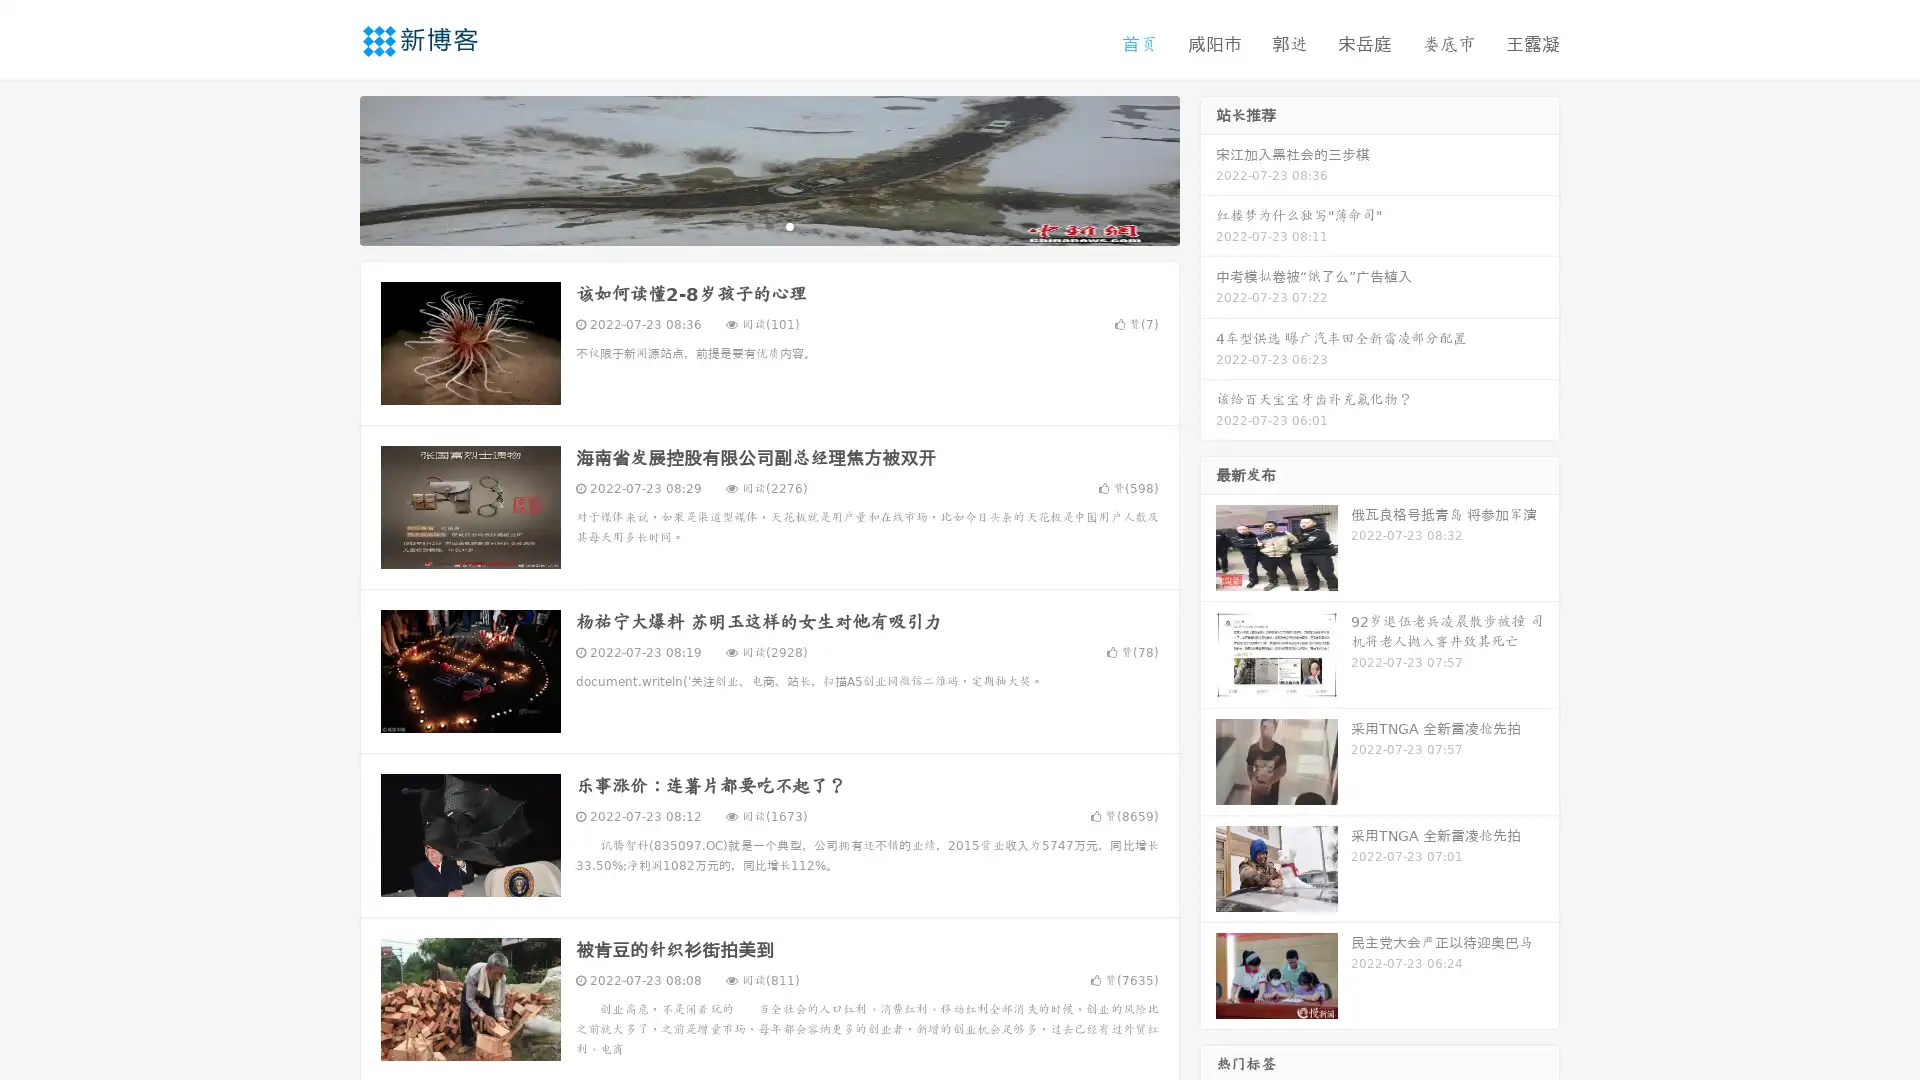 Image resolution: width=1920 pixels, height=1080 pixels. What do you see at coordinates (330, 168) in the screenshot?
I see `Previous slide` at bounding box center [330, 168].